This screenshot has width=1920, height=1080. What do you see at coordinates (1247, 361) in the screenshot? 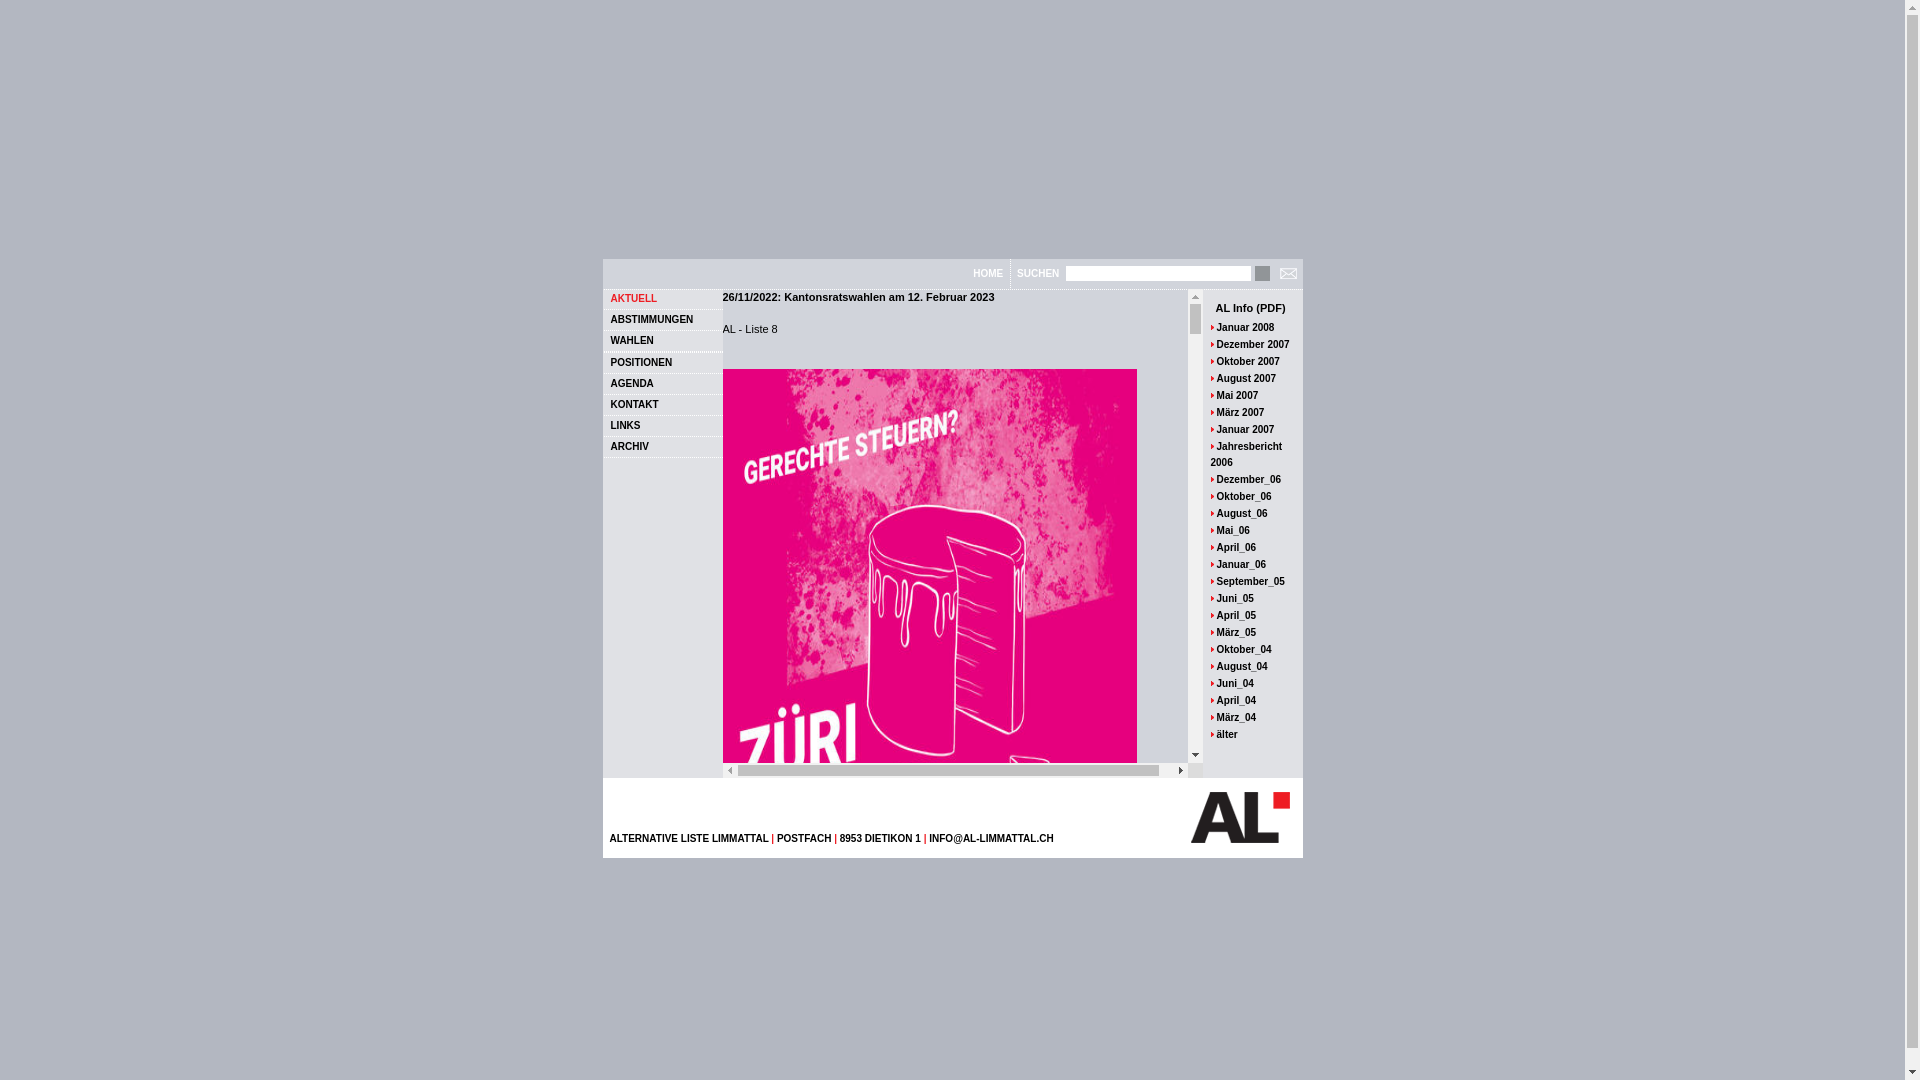
I see `'Oktober 2007'` at bounding box center [1247, 361].